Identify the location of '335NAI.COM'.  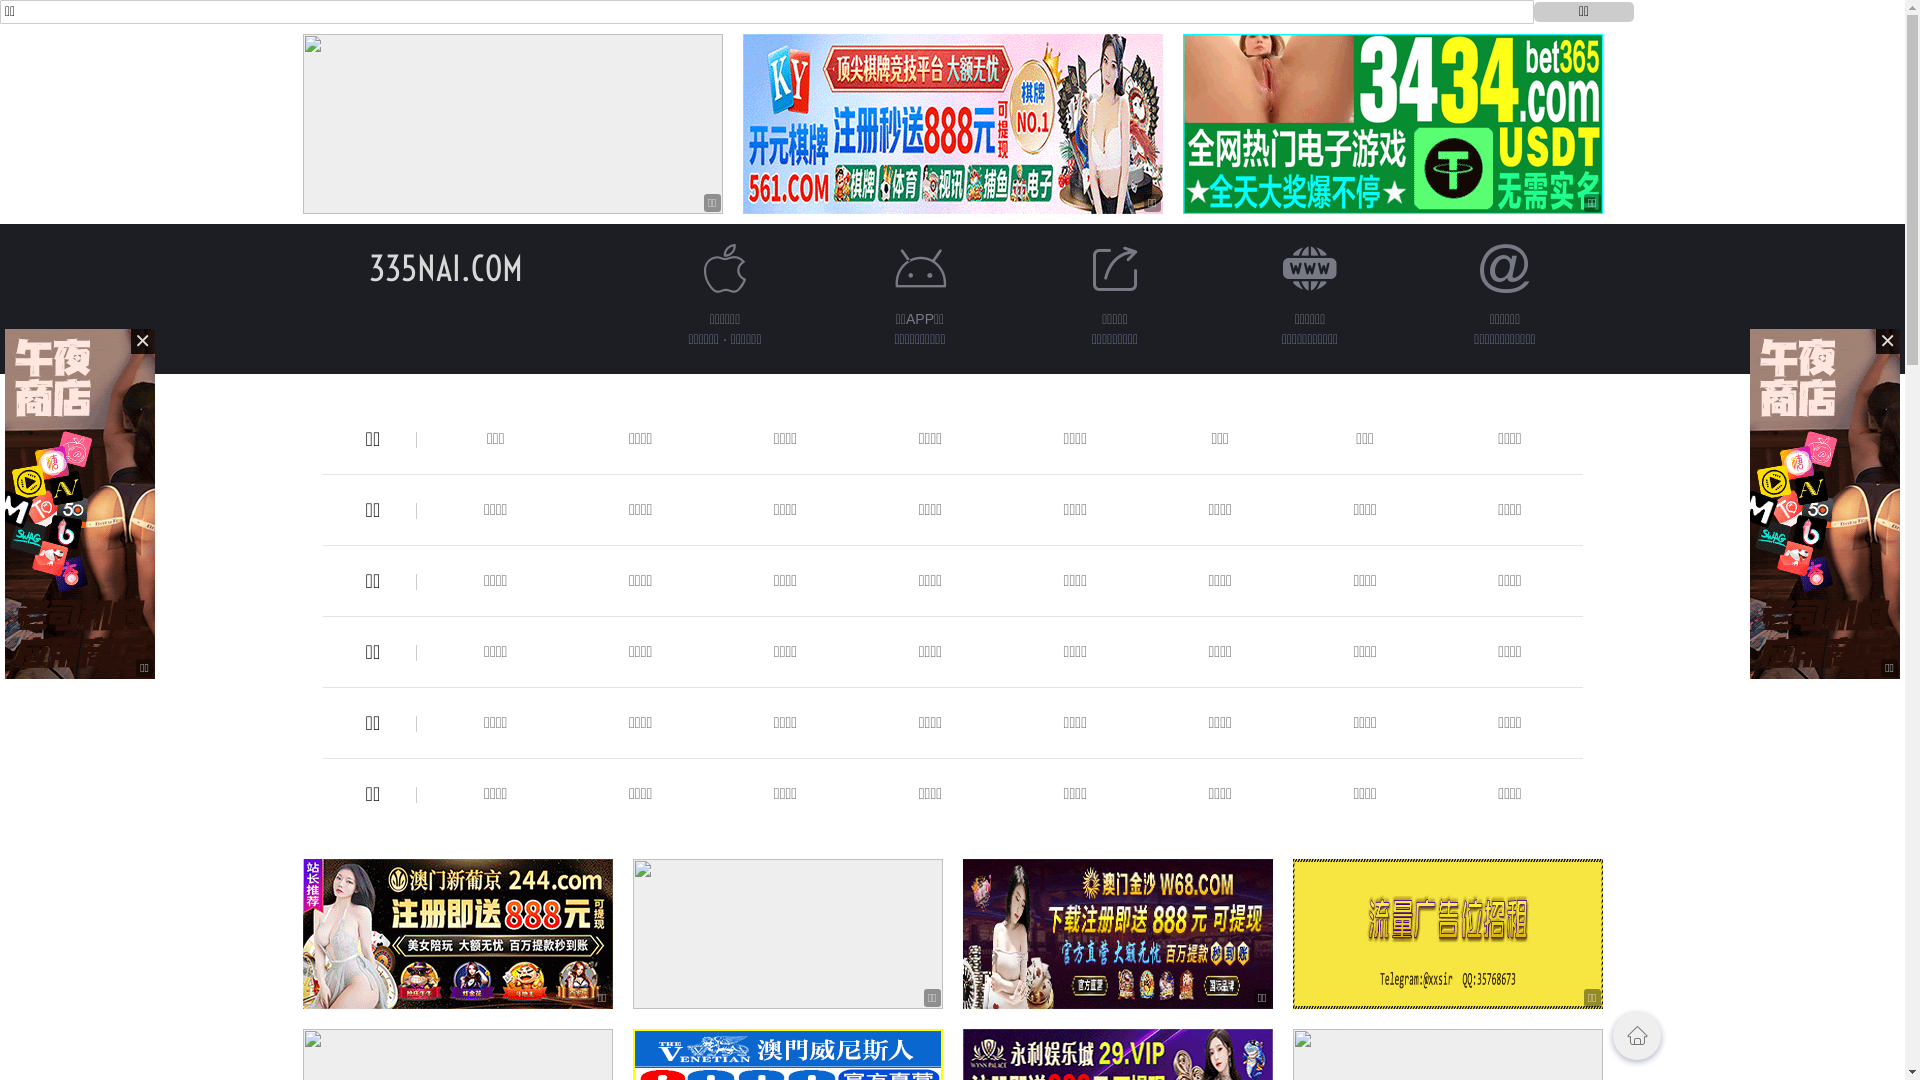
(444, 267).